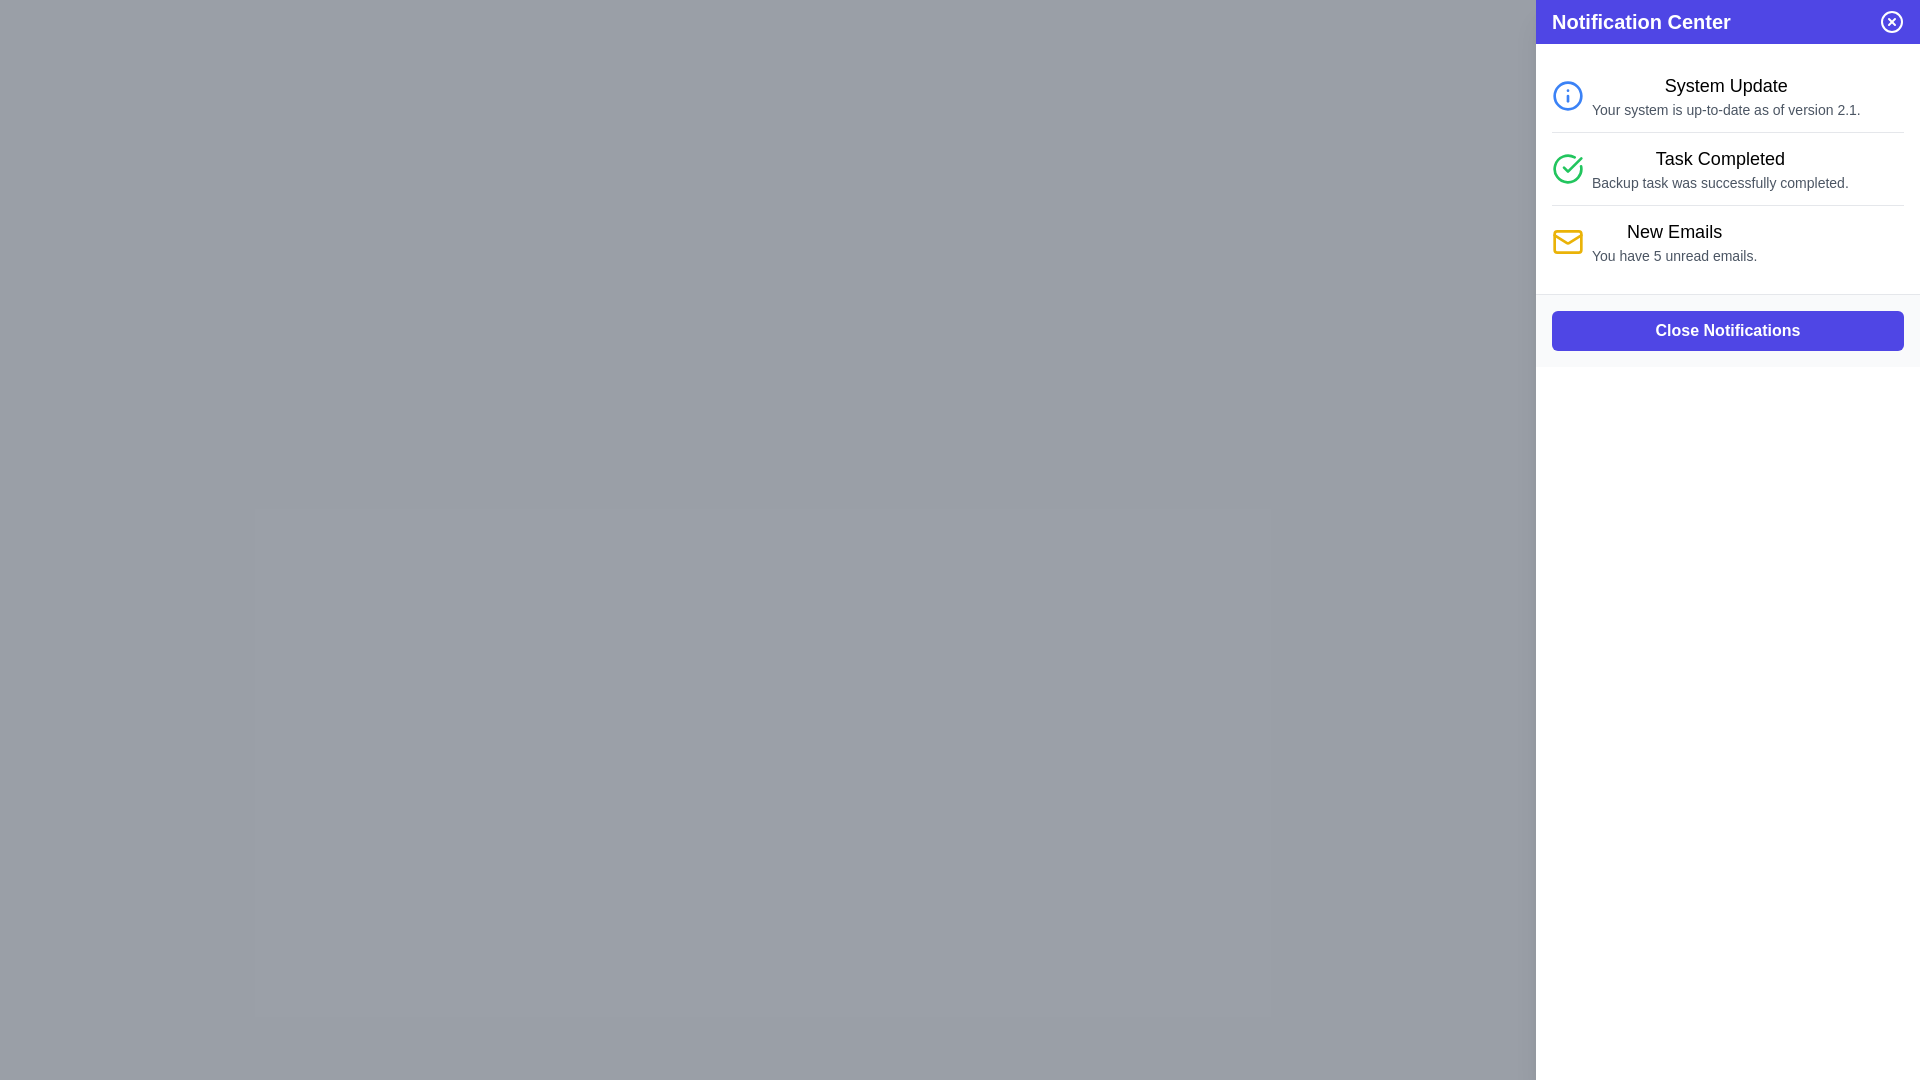 Image resolution: width=1920 pixels, height=1080 pixels. Describe the element at coordinates (1727, 330) in the screenshot. I see `the close button located at the bottom section of the notification panel` at that location.